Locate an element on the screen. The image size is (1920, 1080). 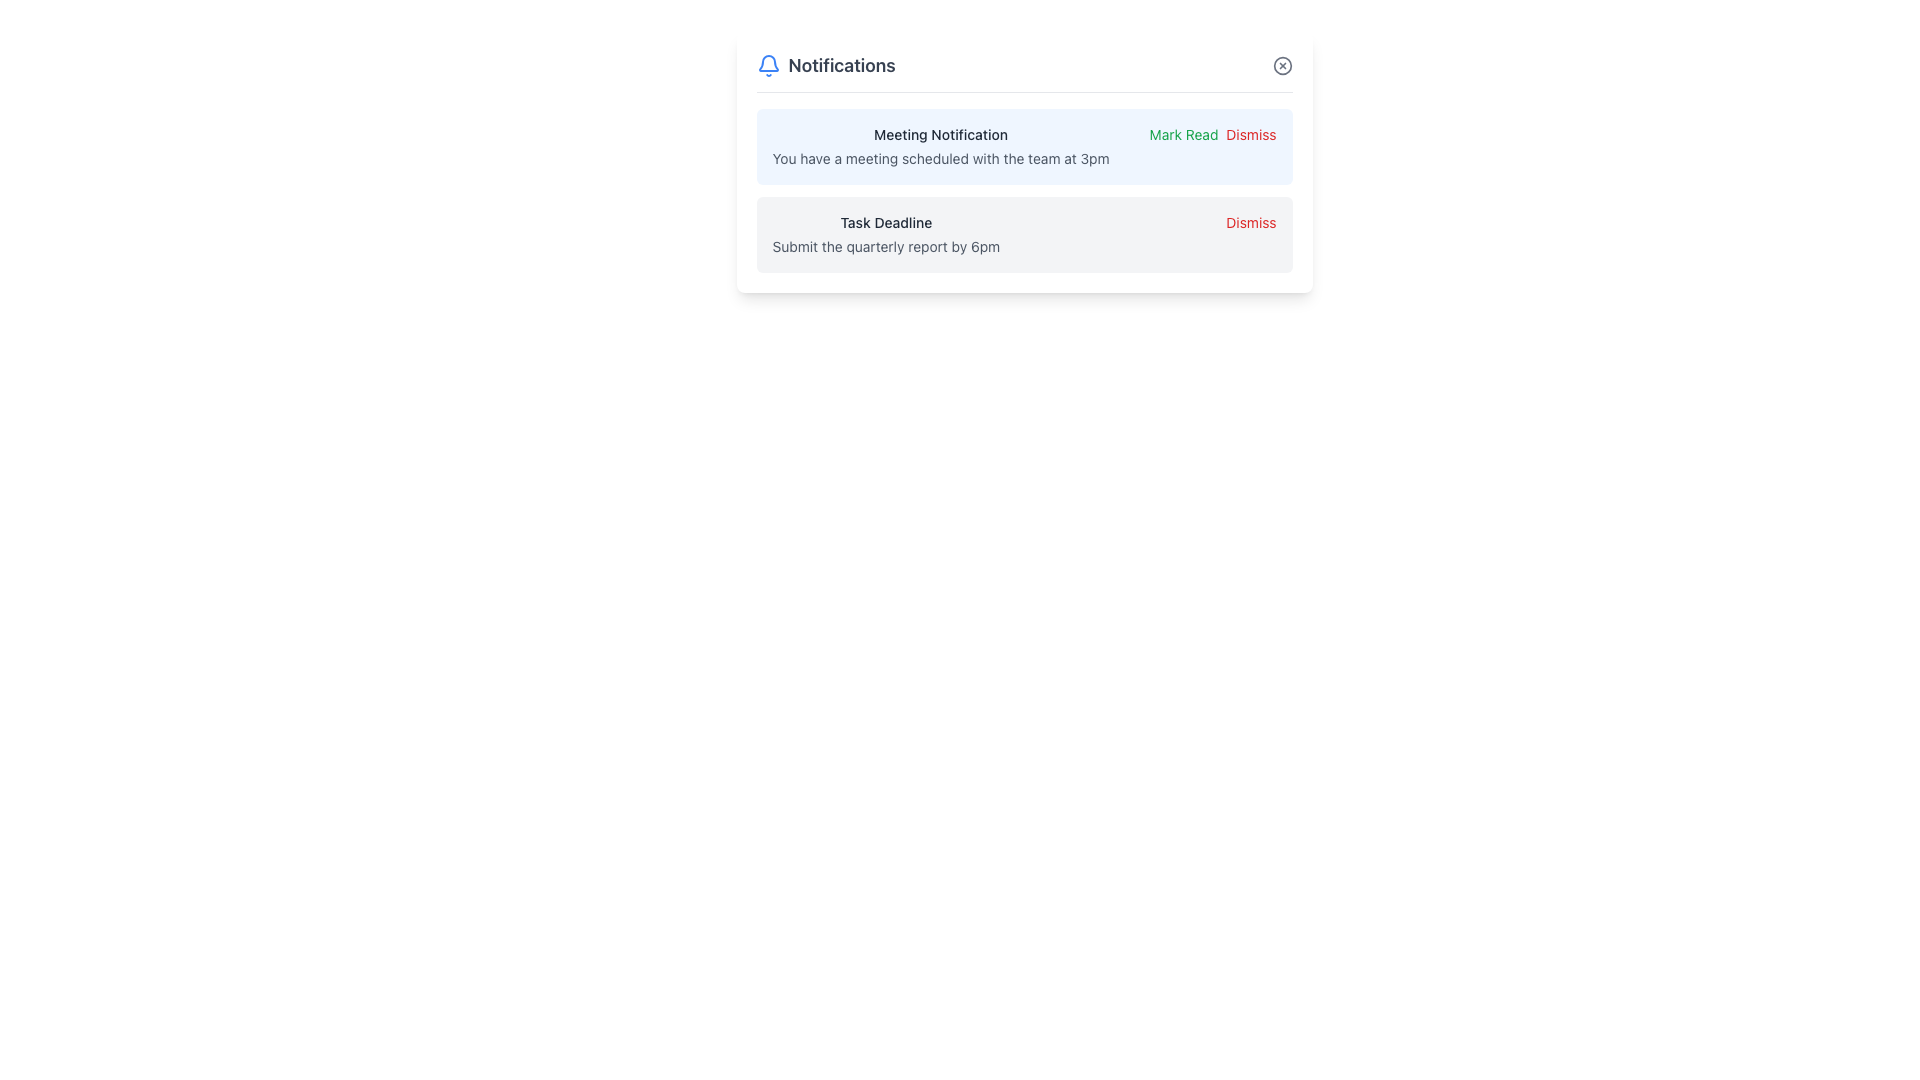
the first notification item with a light-blue background that contains a bold title and descriptive message, which has interactive links labeled 'Mark Read' and 'Dismiss' on the right is located at coordinates (1024, 145).